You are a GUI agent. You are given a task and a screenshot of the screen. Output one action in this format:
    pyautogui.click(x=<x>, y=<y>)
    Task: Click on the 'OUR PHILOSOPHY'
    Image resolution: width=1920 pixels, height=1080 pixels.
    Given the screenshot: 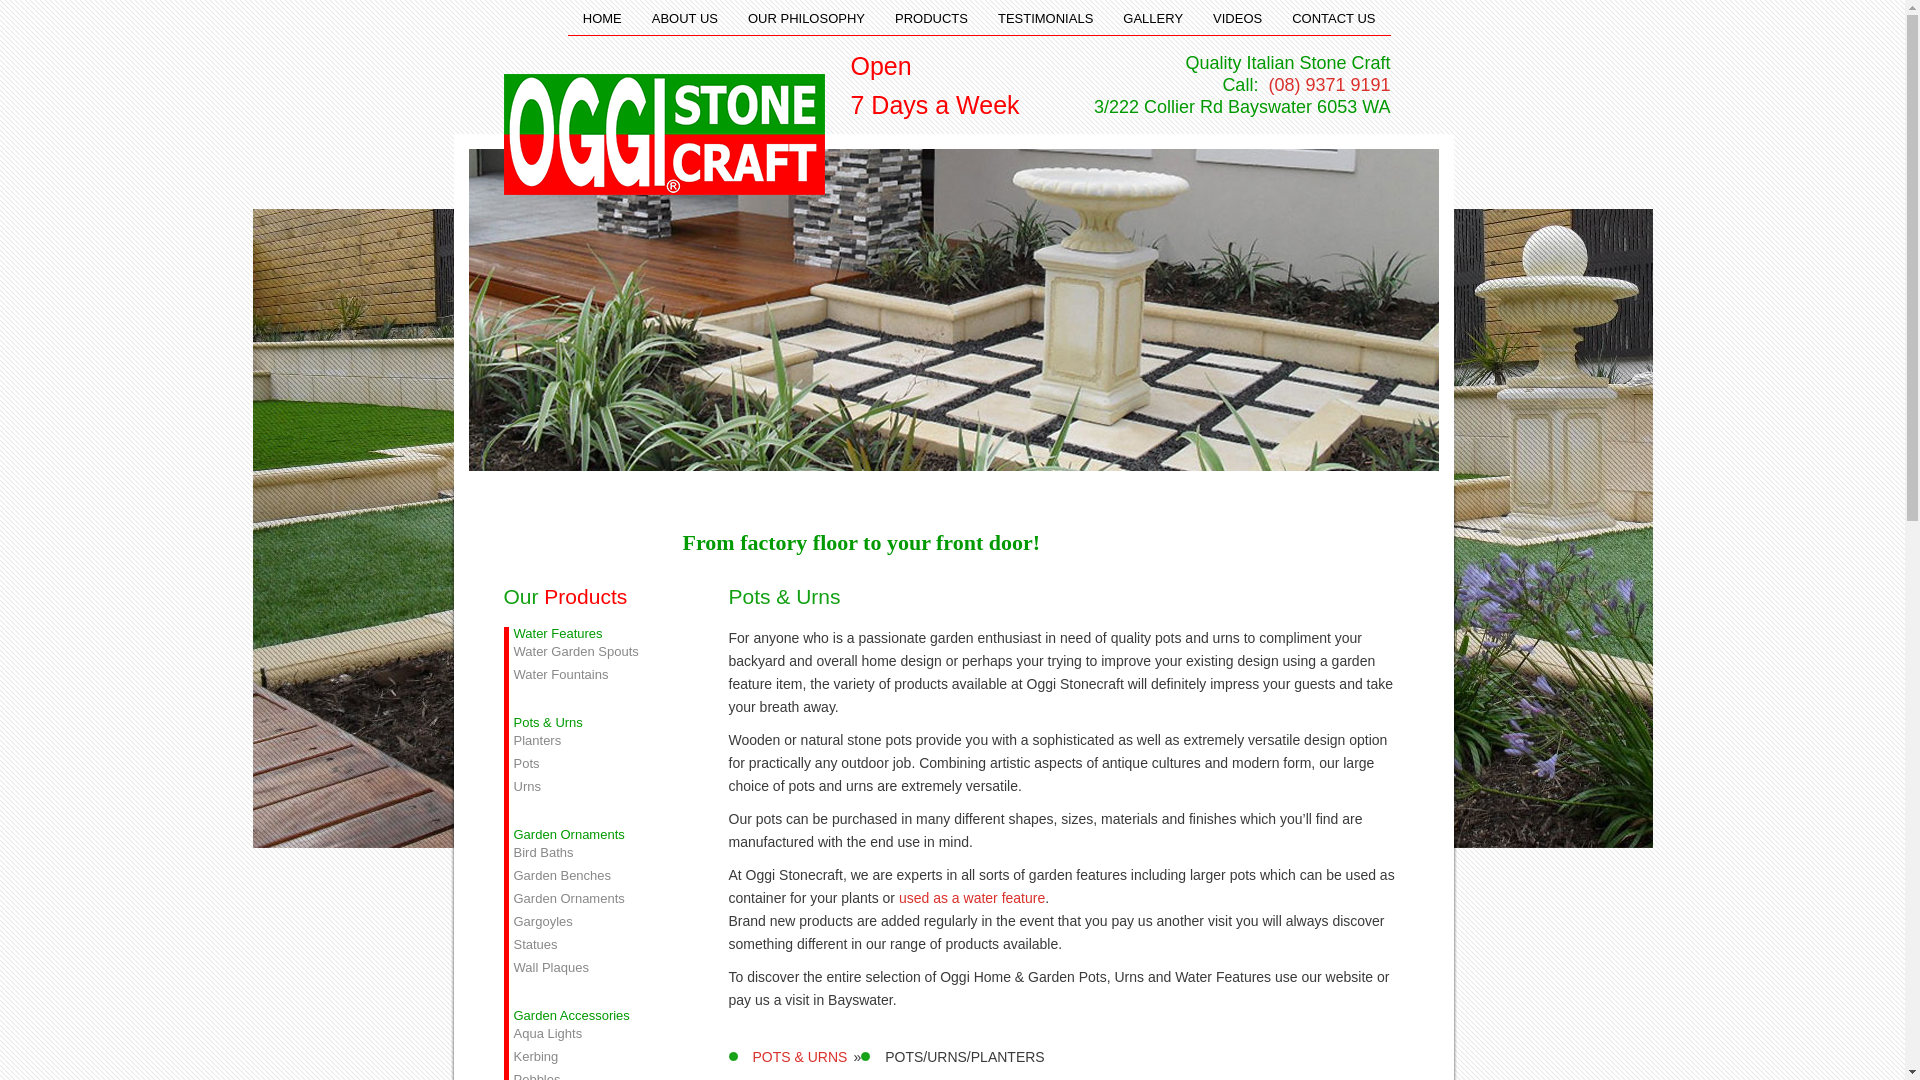 What is the action you would take?
    pyautogui.click(x=806, y=17)
    